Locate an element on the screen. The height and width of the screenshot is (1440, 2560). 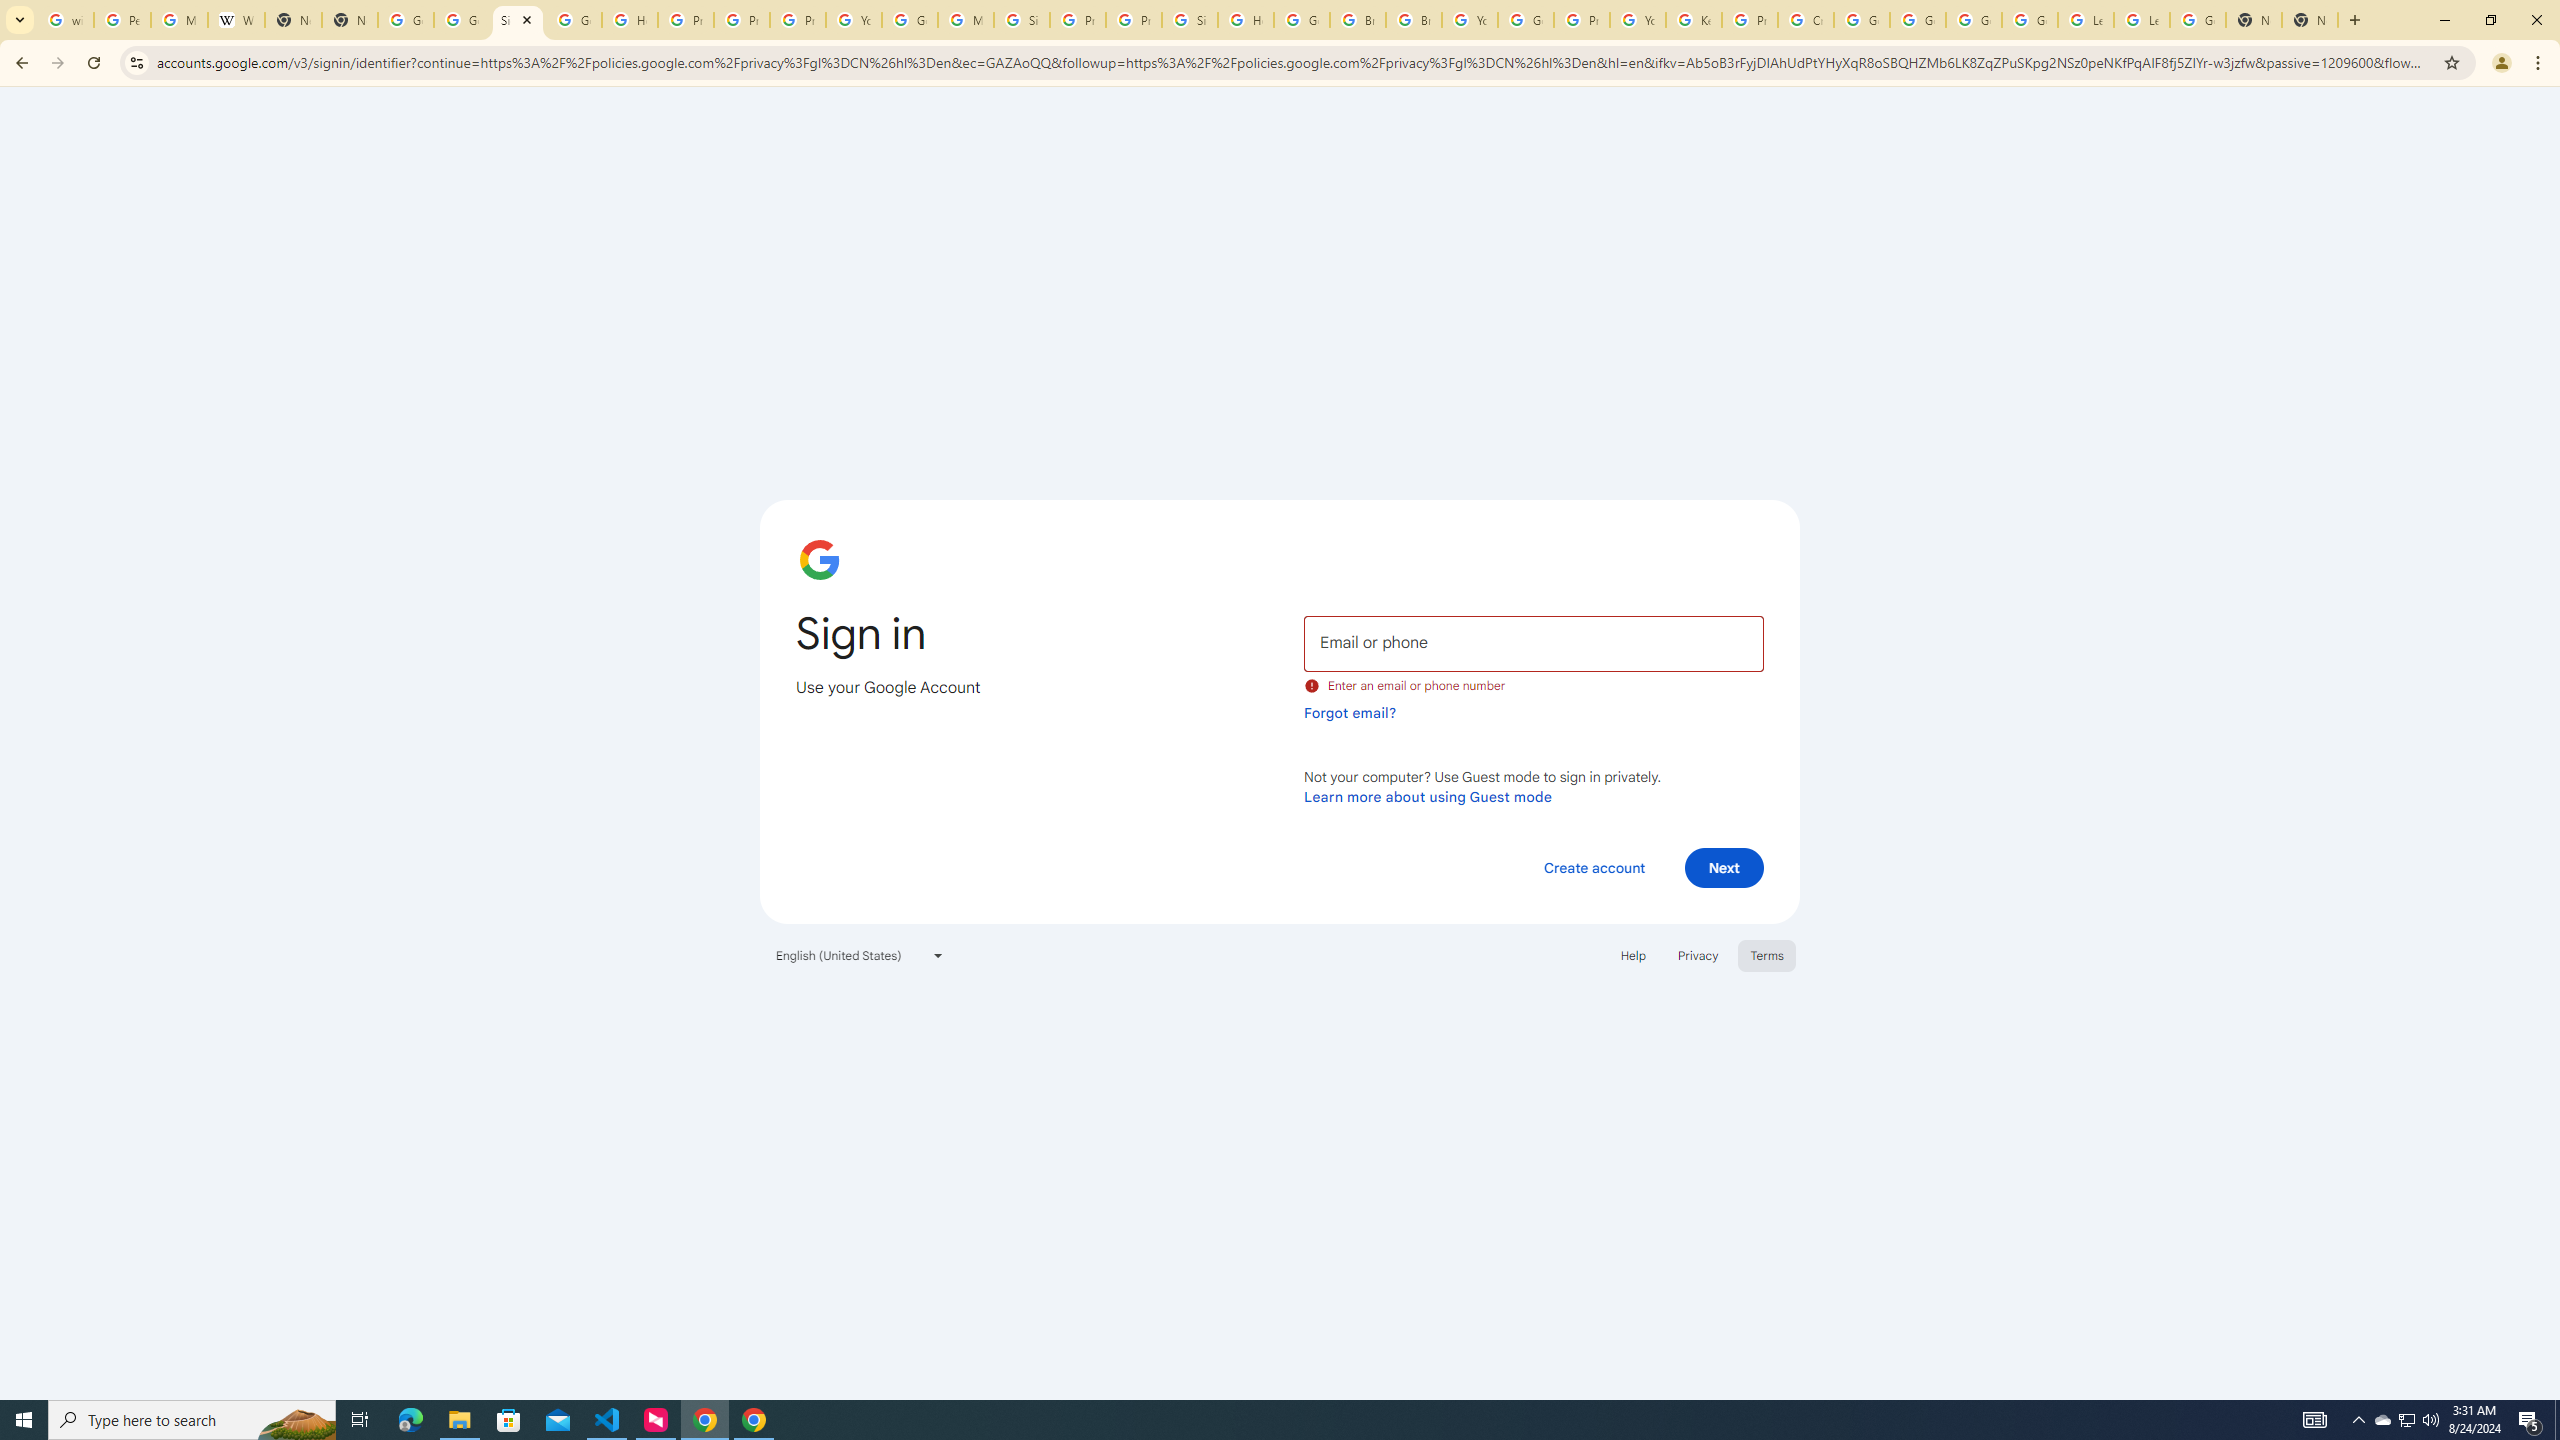
'Google Account Help' is located at coordinates (1917, 19).